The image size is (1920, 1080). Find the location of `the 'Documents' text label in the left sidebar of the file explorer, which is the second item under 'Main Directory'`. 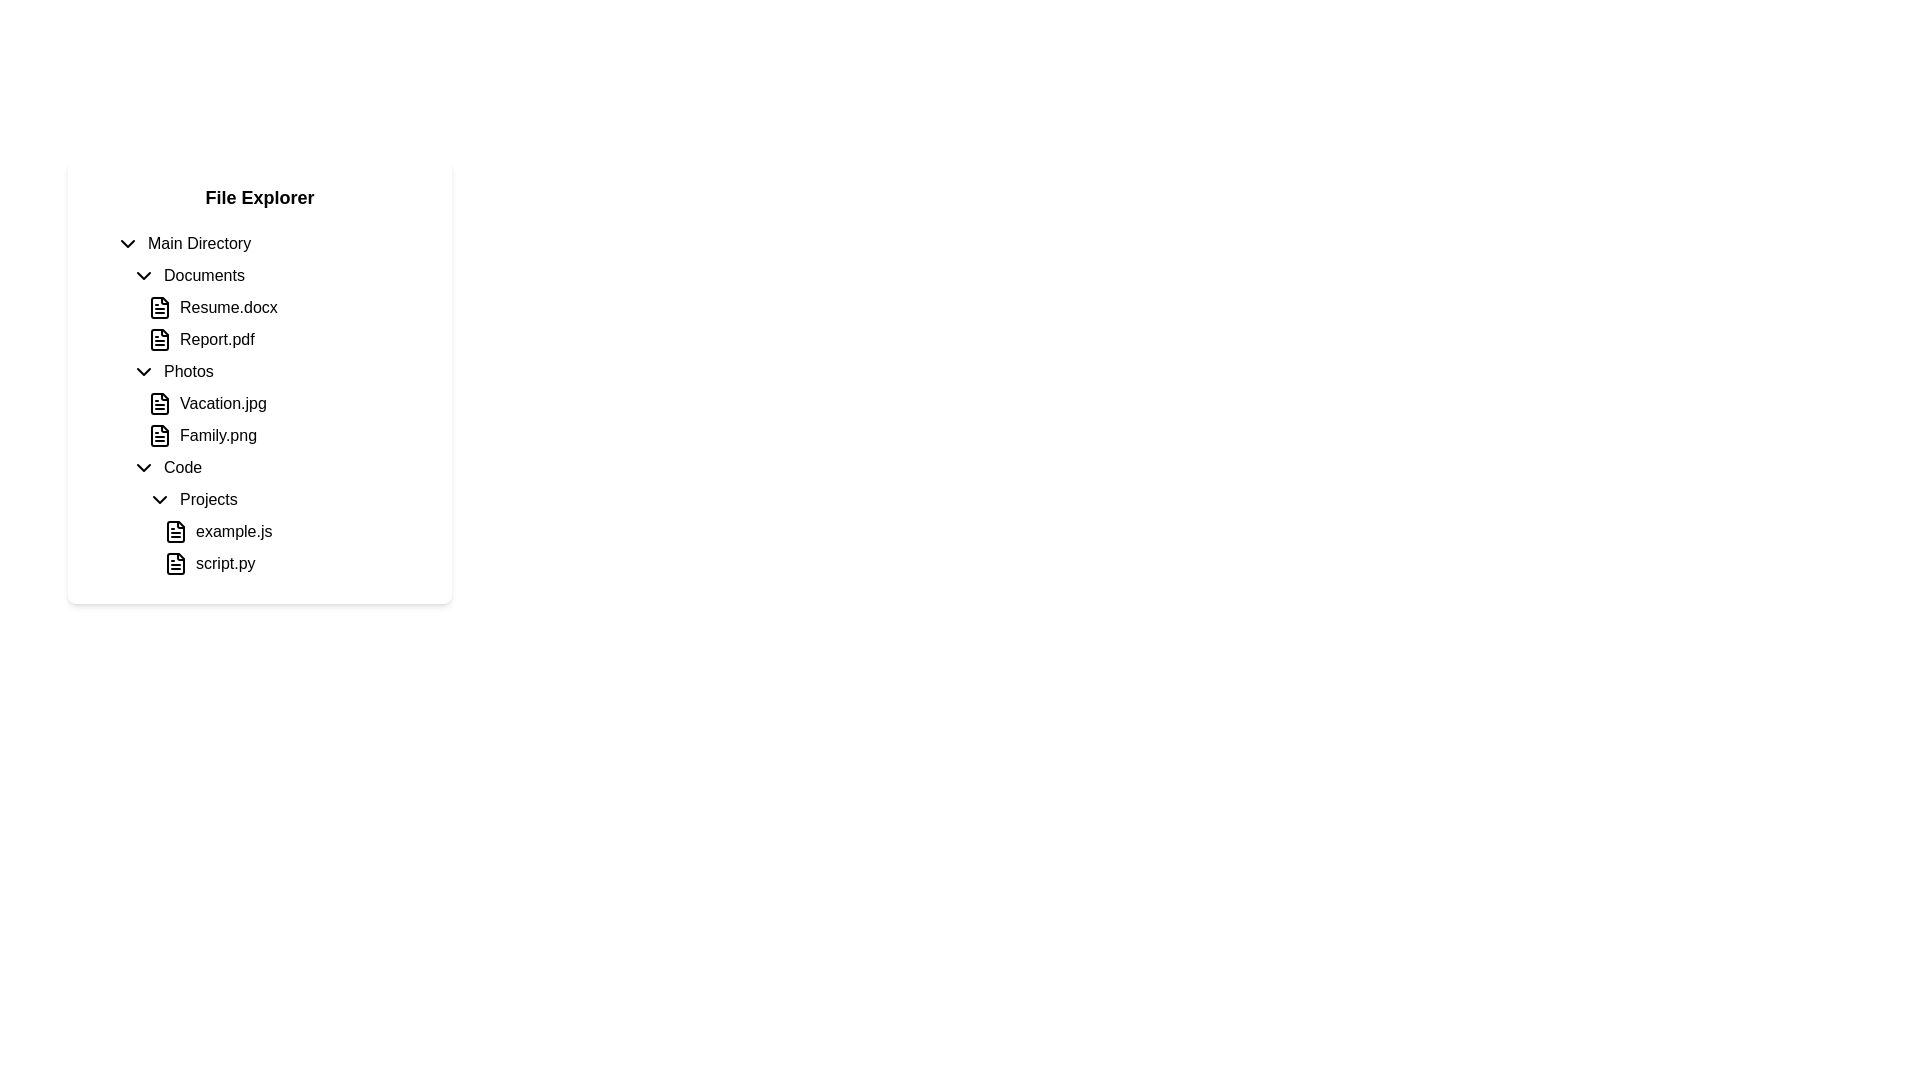

the 'Documents' text label in the left sidebar of the file explorer, which is the second item under 'Main Directory' is located at coordinates (204, 276).